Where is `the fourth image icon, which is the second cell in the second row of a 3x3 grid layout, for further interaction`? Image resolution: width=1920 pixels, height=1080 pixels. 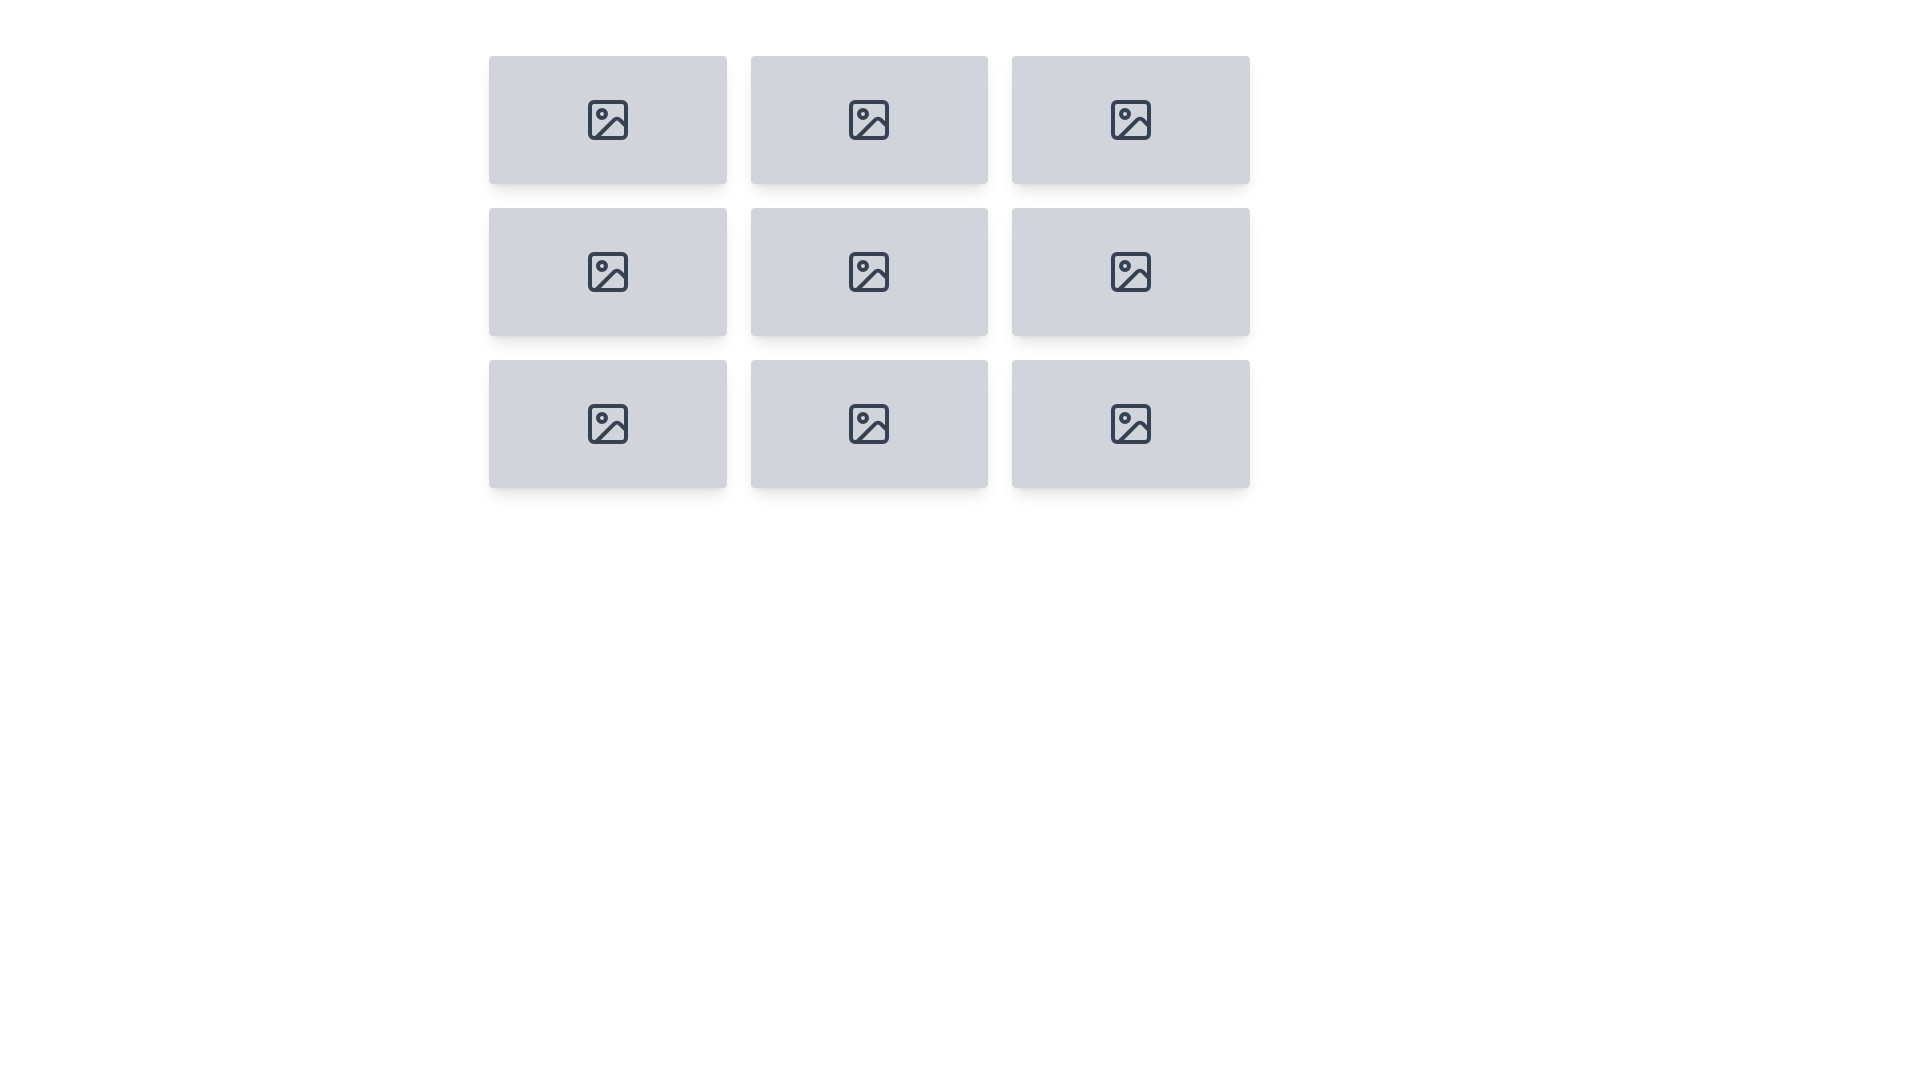 the fourth image icon, which is the second cell in the second row of a 3x3 grid layout, for further interaction is located at coordinates (1131, 272).